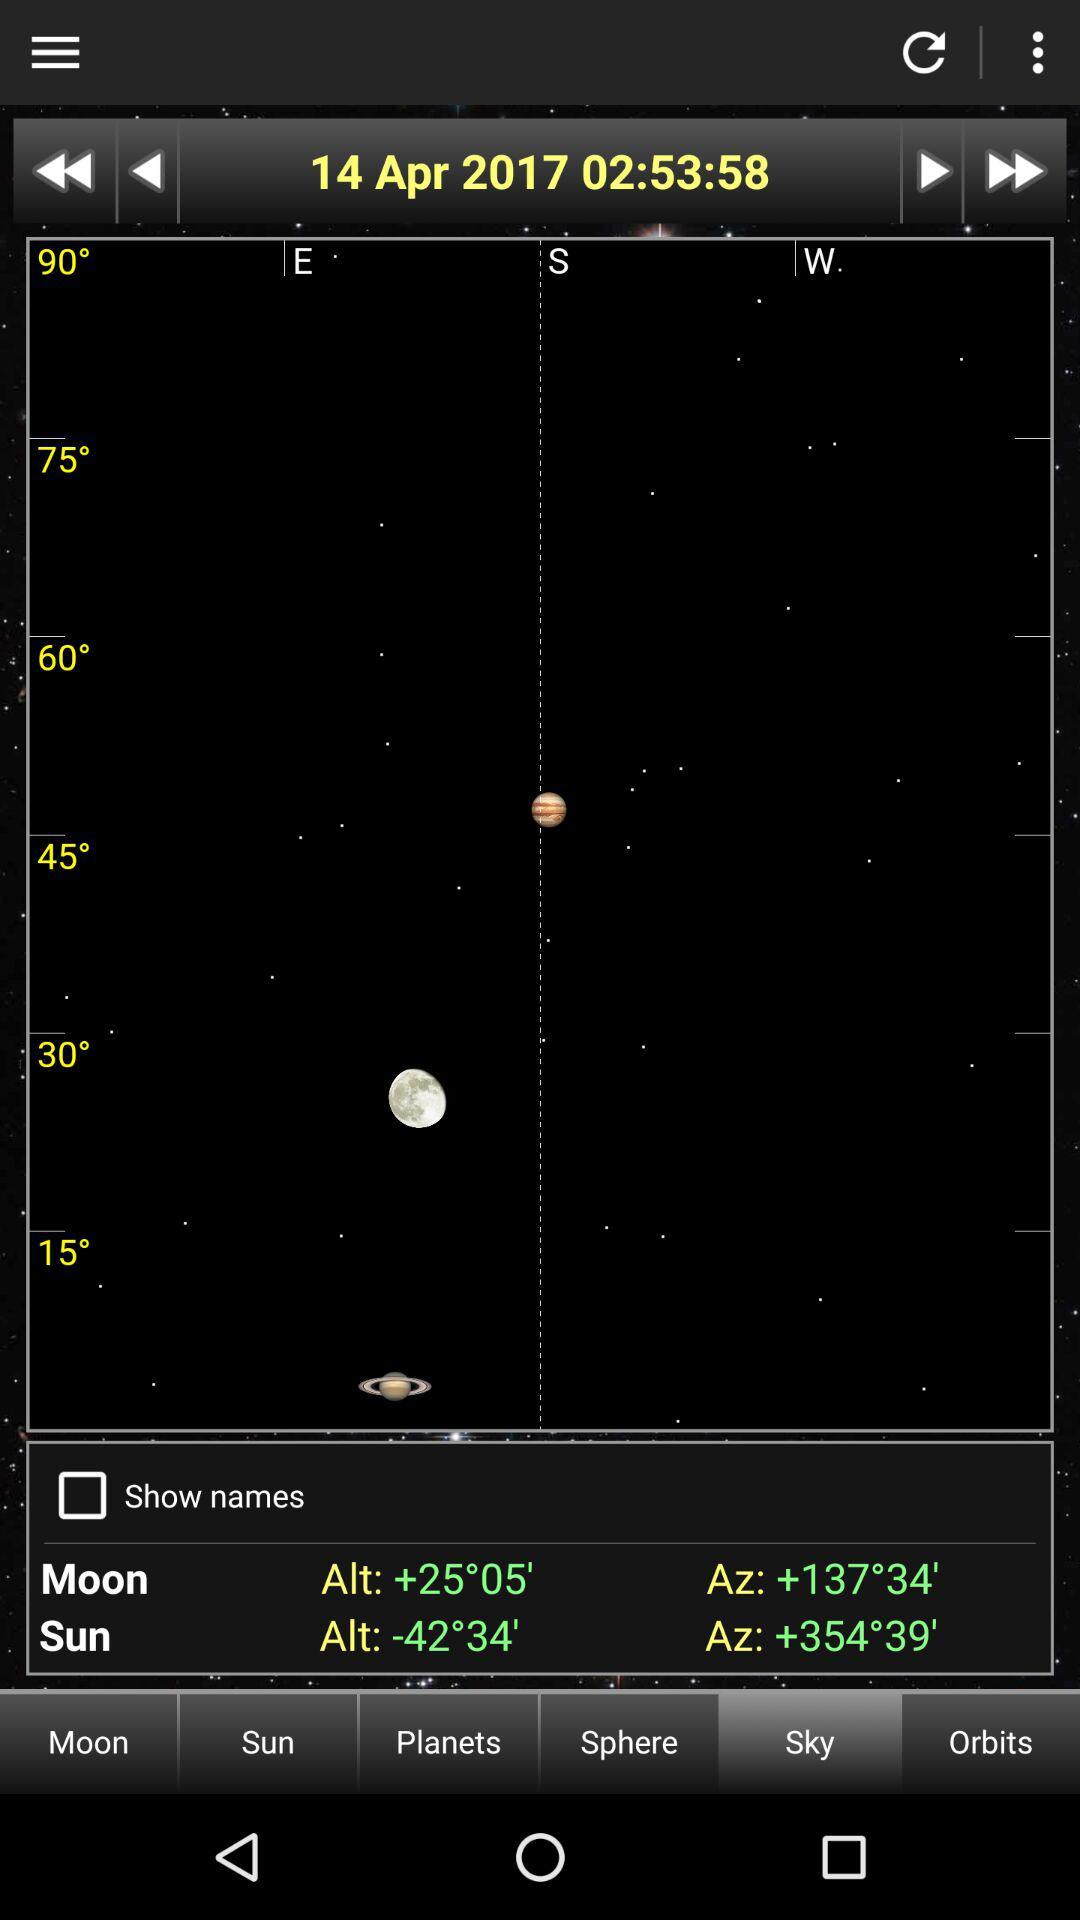  Describe the element at coordinates (1036, 52) in the screenshot. I see `open more options or settings` at that location.